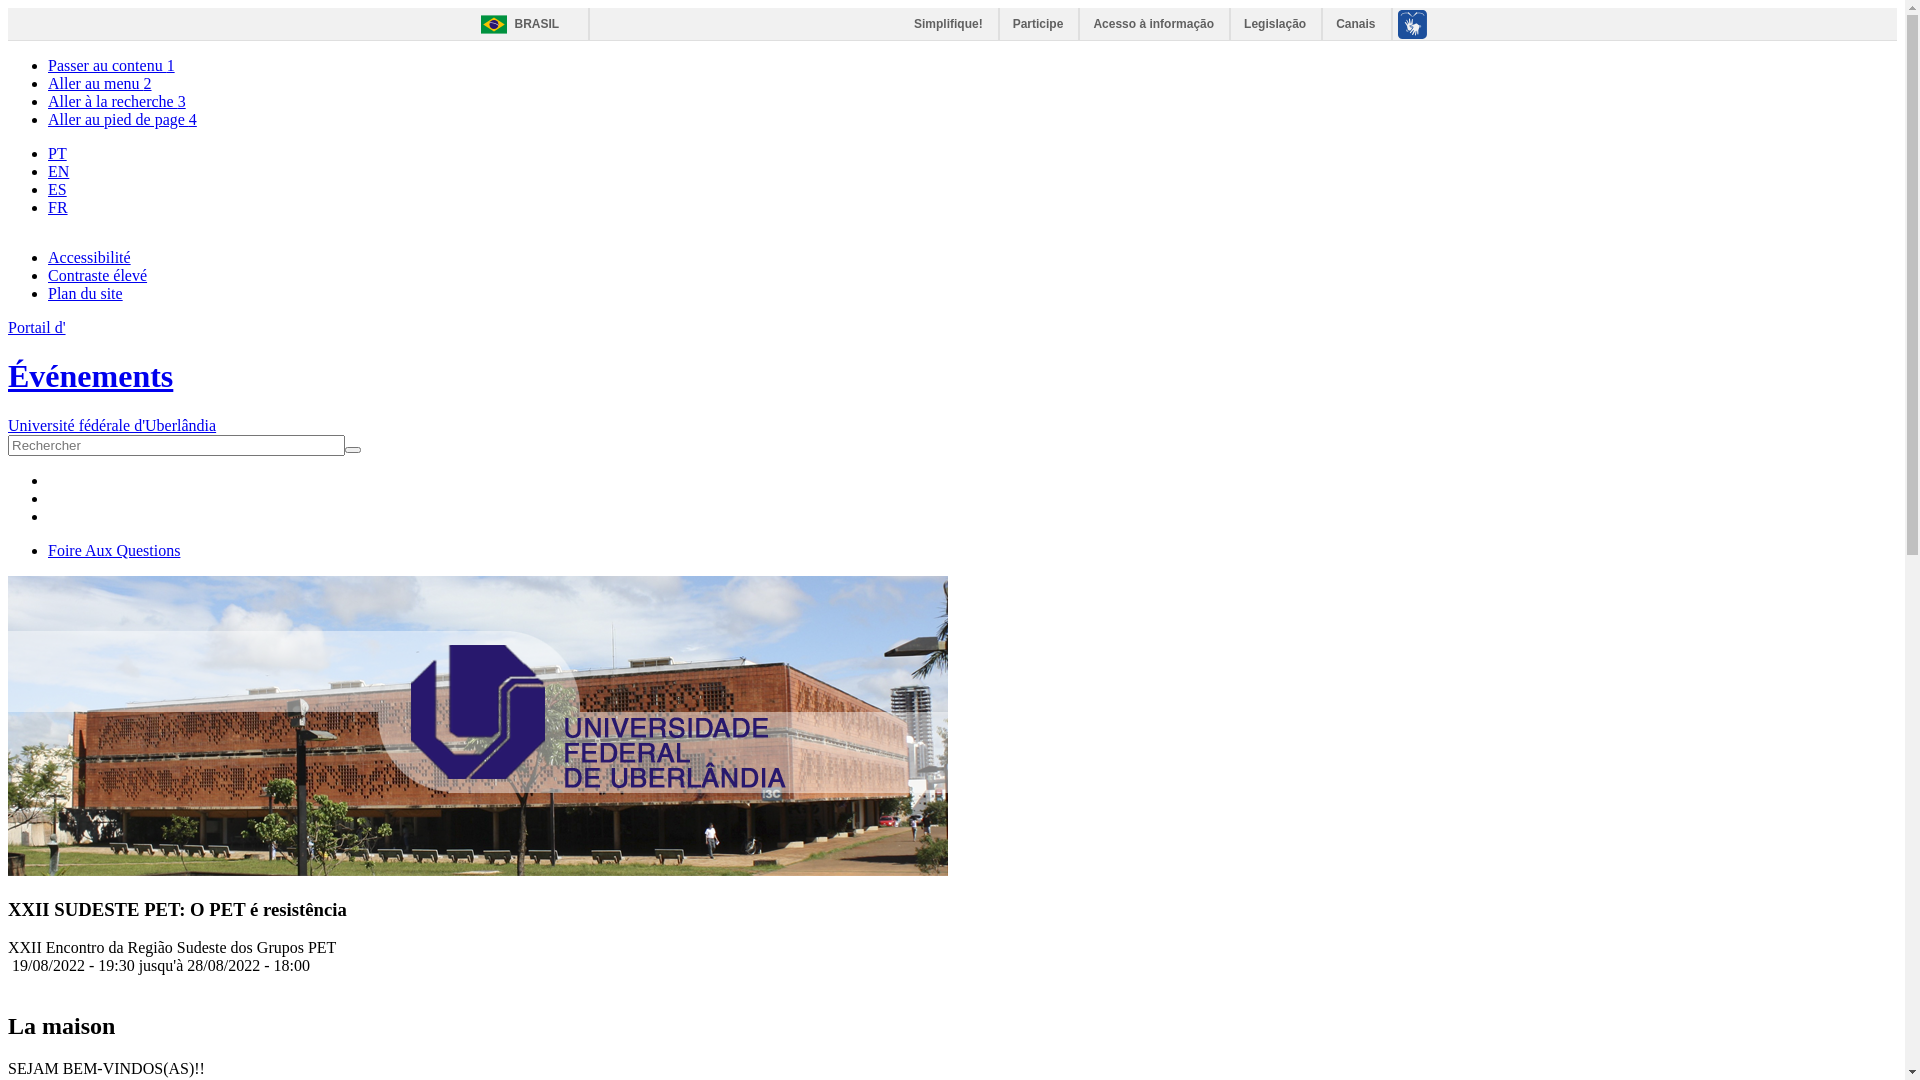 Image resolution: width=1920 pixels, height=1080 pixels. What do you see at coordinates (58, 170) in the screenshot?
I see `'EN'` at bounding box center [58, 170].